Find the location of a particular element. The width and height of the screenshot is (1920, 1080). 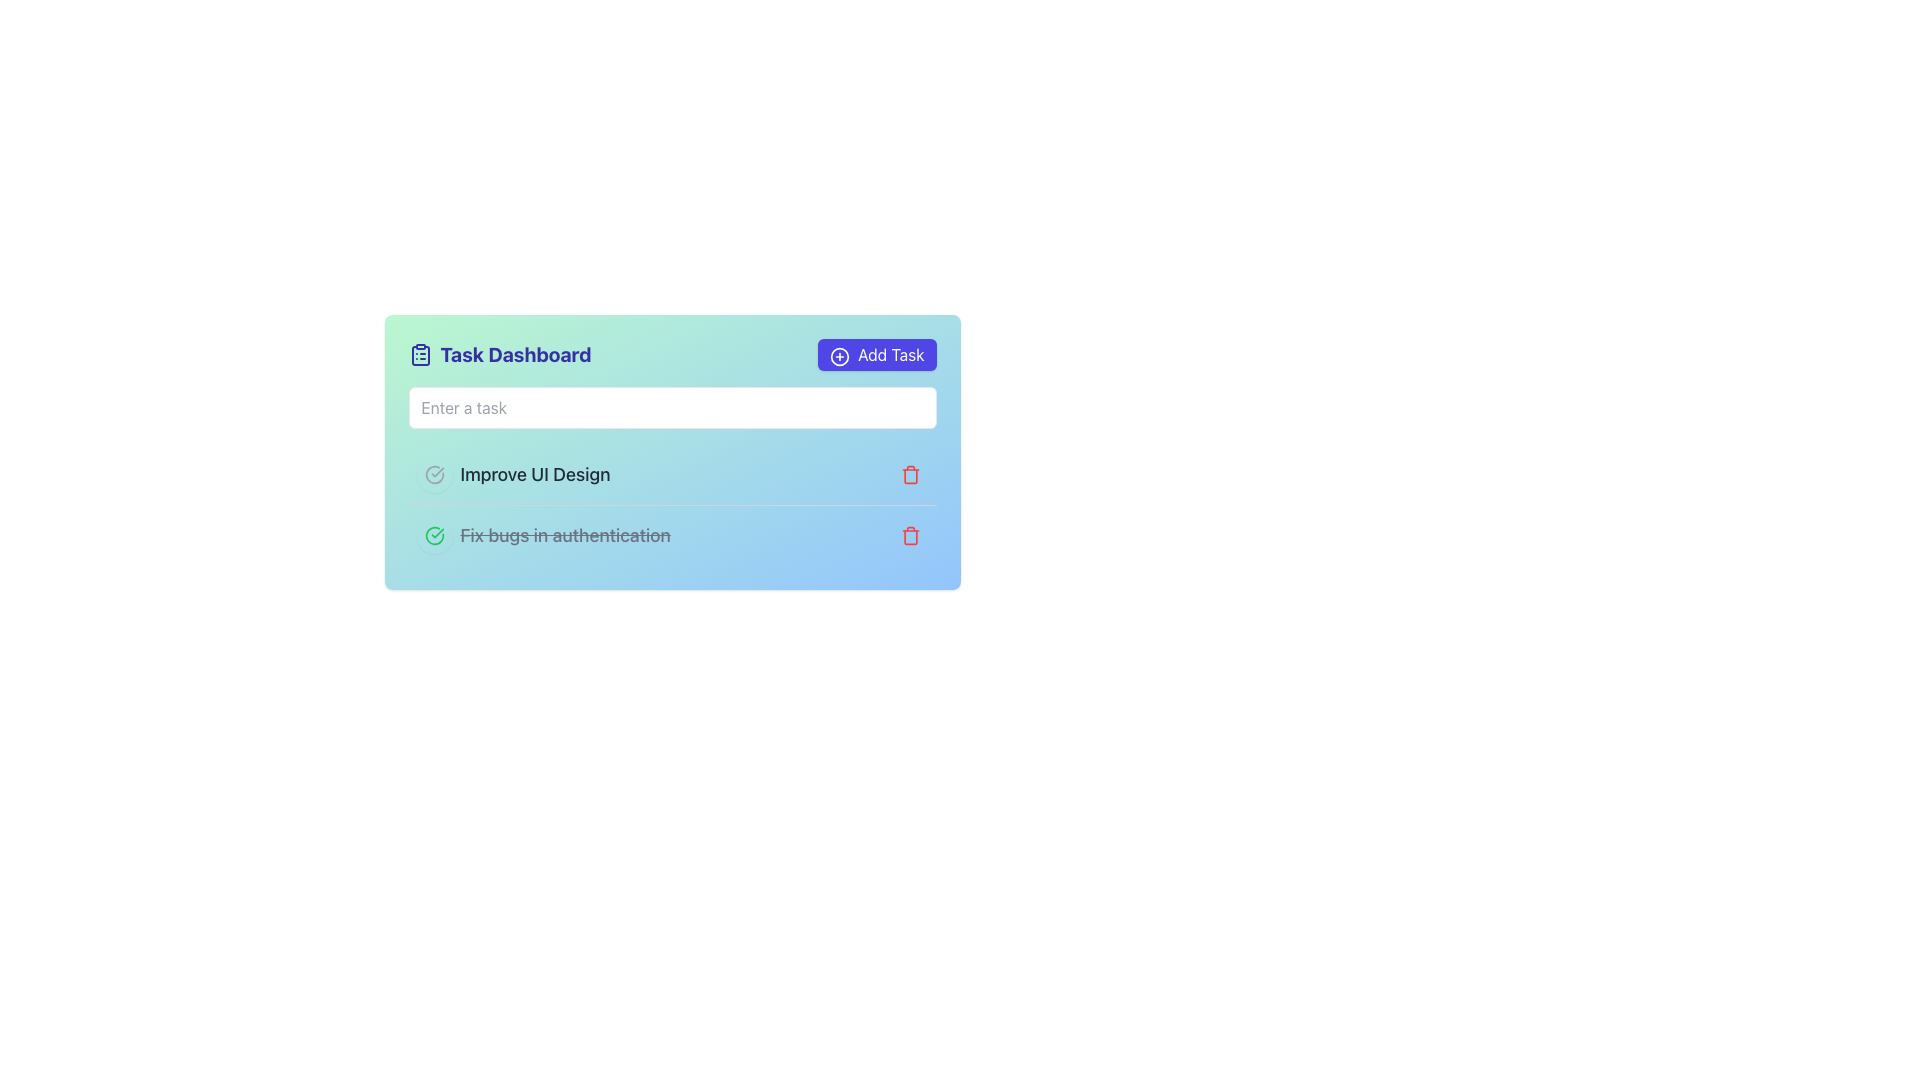

the circular icon with a plus sign is located at coordinates (840, 355).